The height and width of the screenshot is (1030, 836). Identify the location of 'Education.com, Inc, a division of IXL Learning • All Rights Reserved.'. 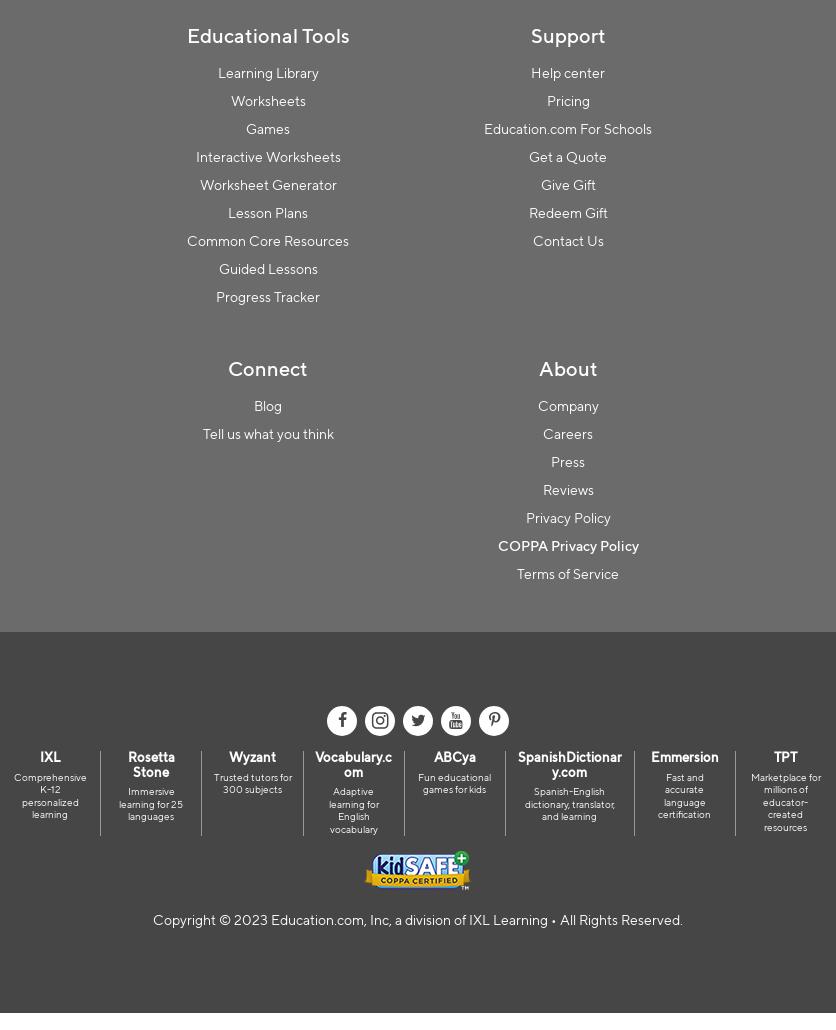
(475, 919).